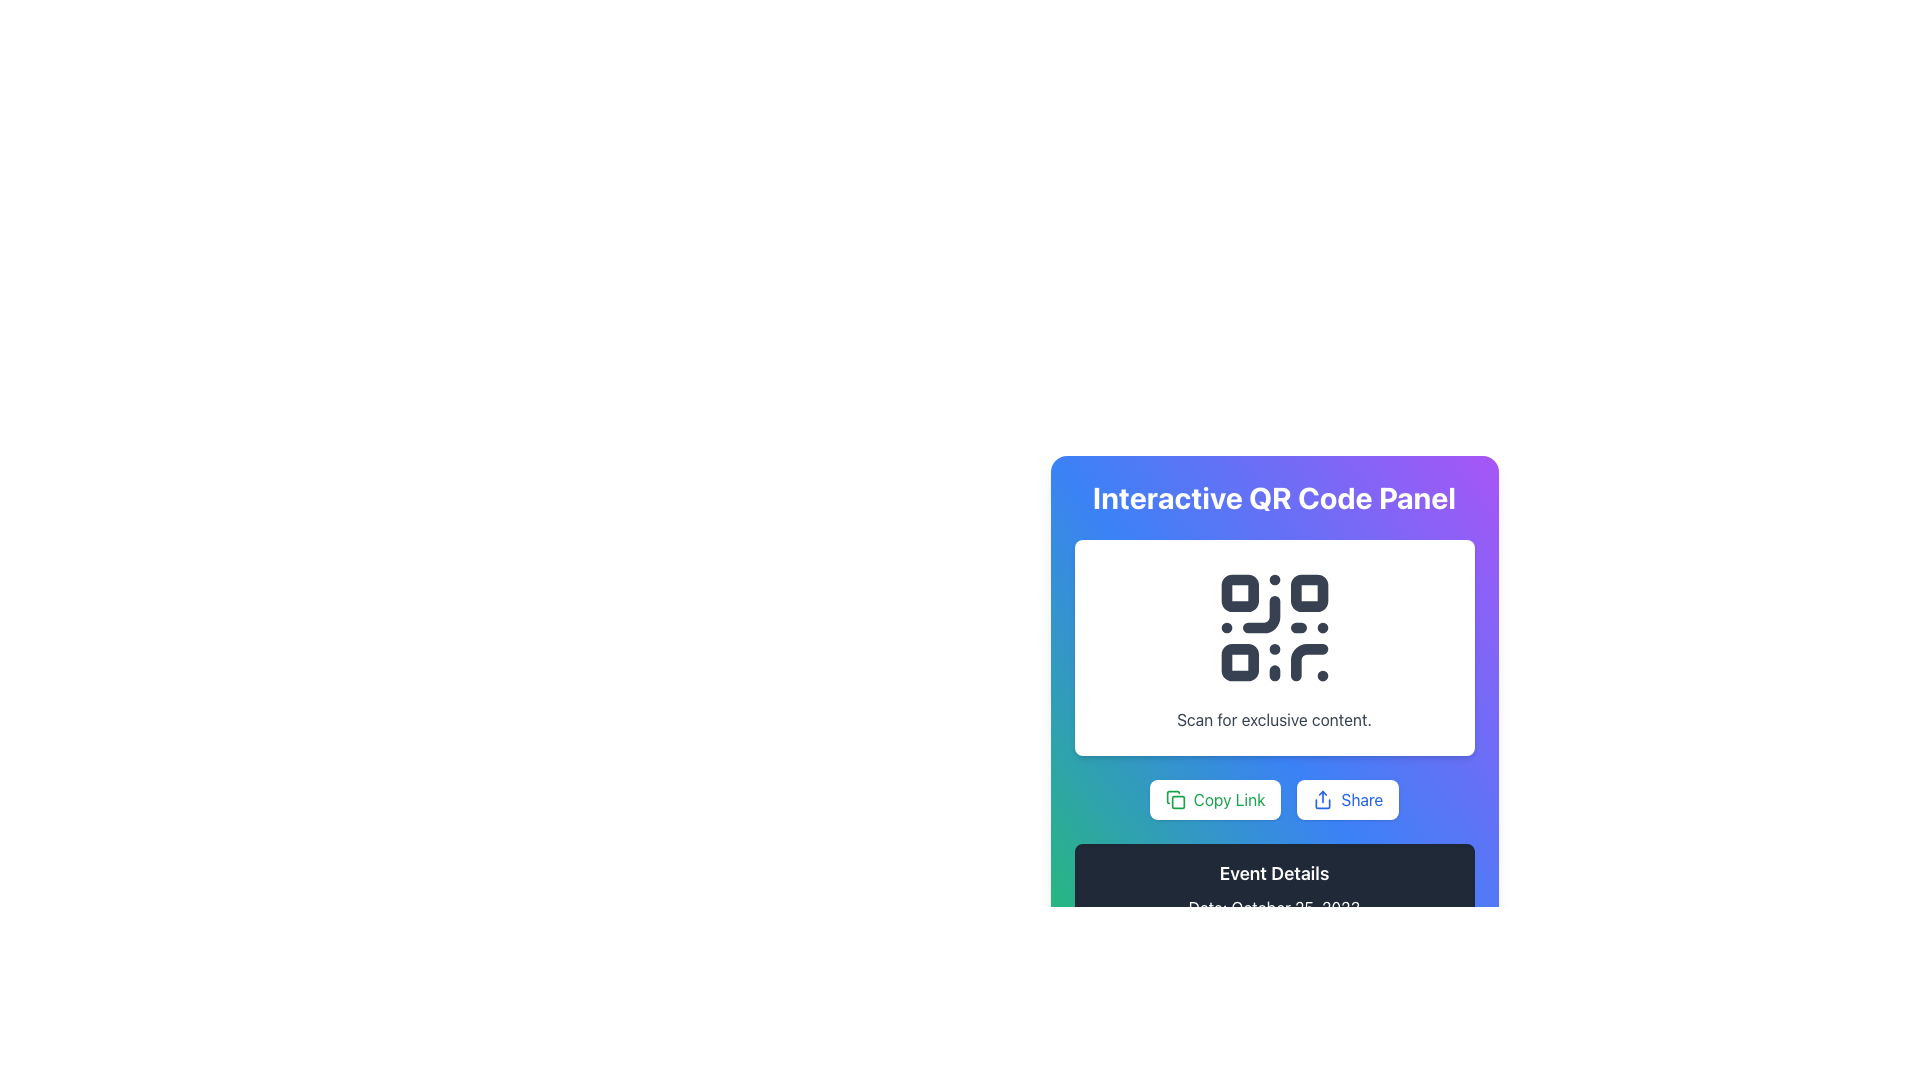  I want to click on the leftmost button in the 'Interactive QR Code Panel' section, so click(1273, 798).